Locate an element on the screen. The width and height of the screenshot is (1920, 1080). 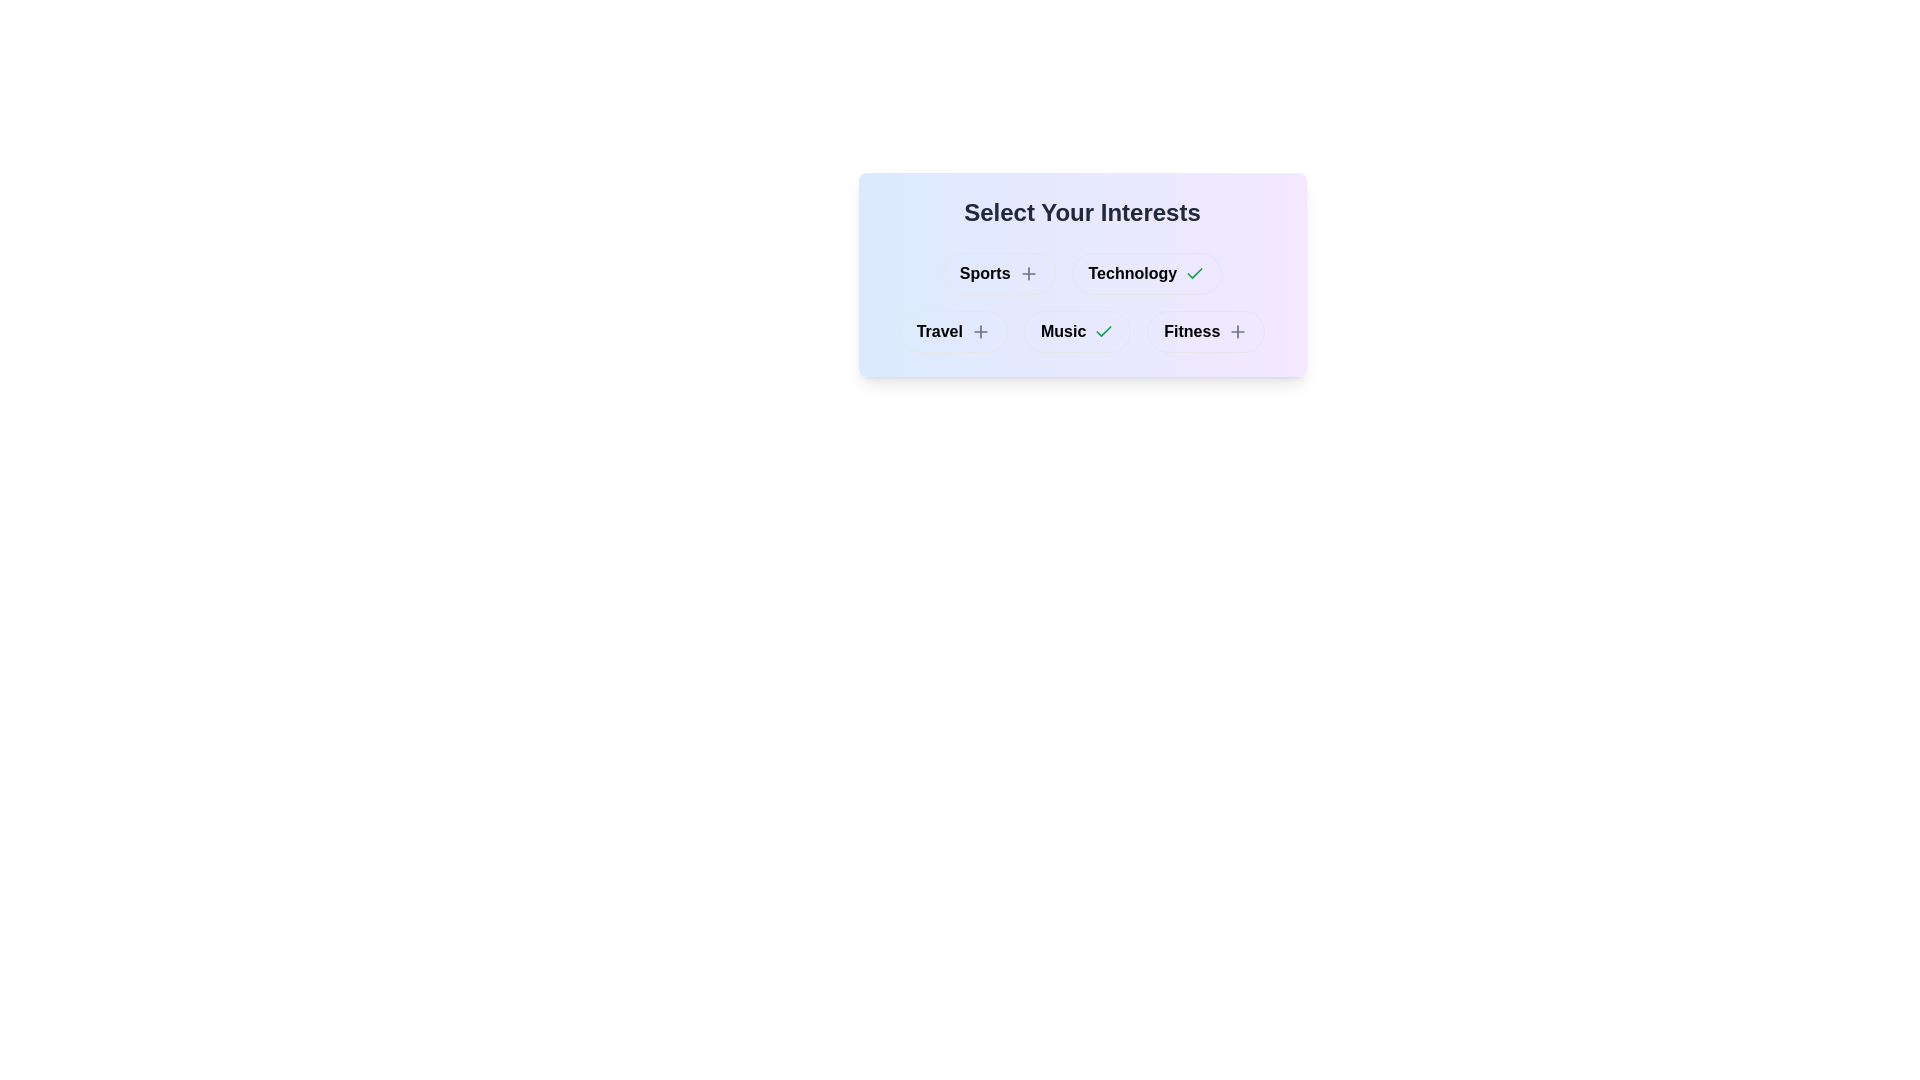
the interest category Music by clicking its button is located at coordinates (1077, 330).